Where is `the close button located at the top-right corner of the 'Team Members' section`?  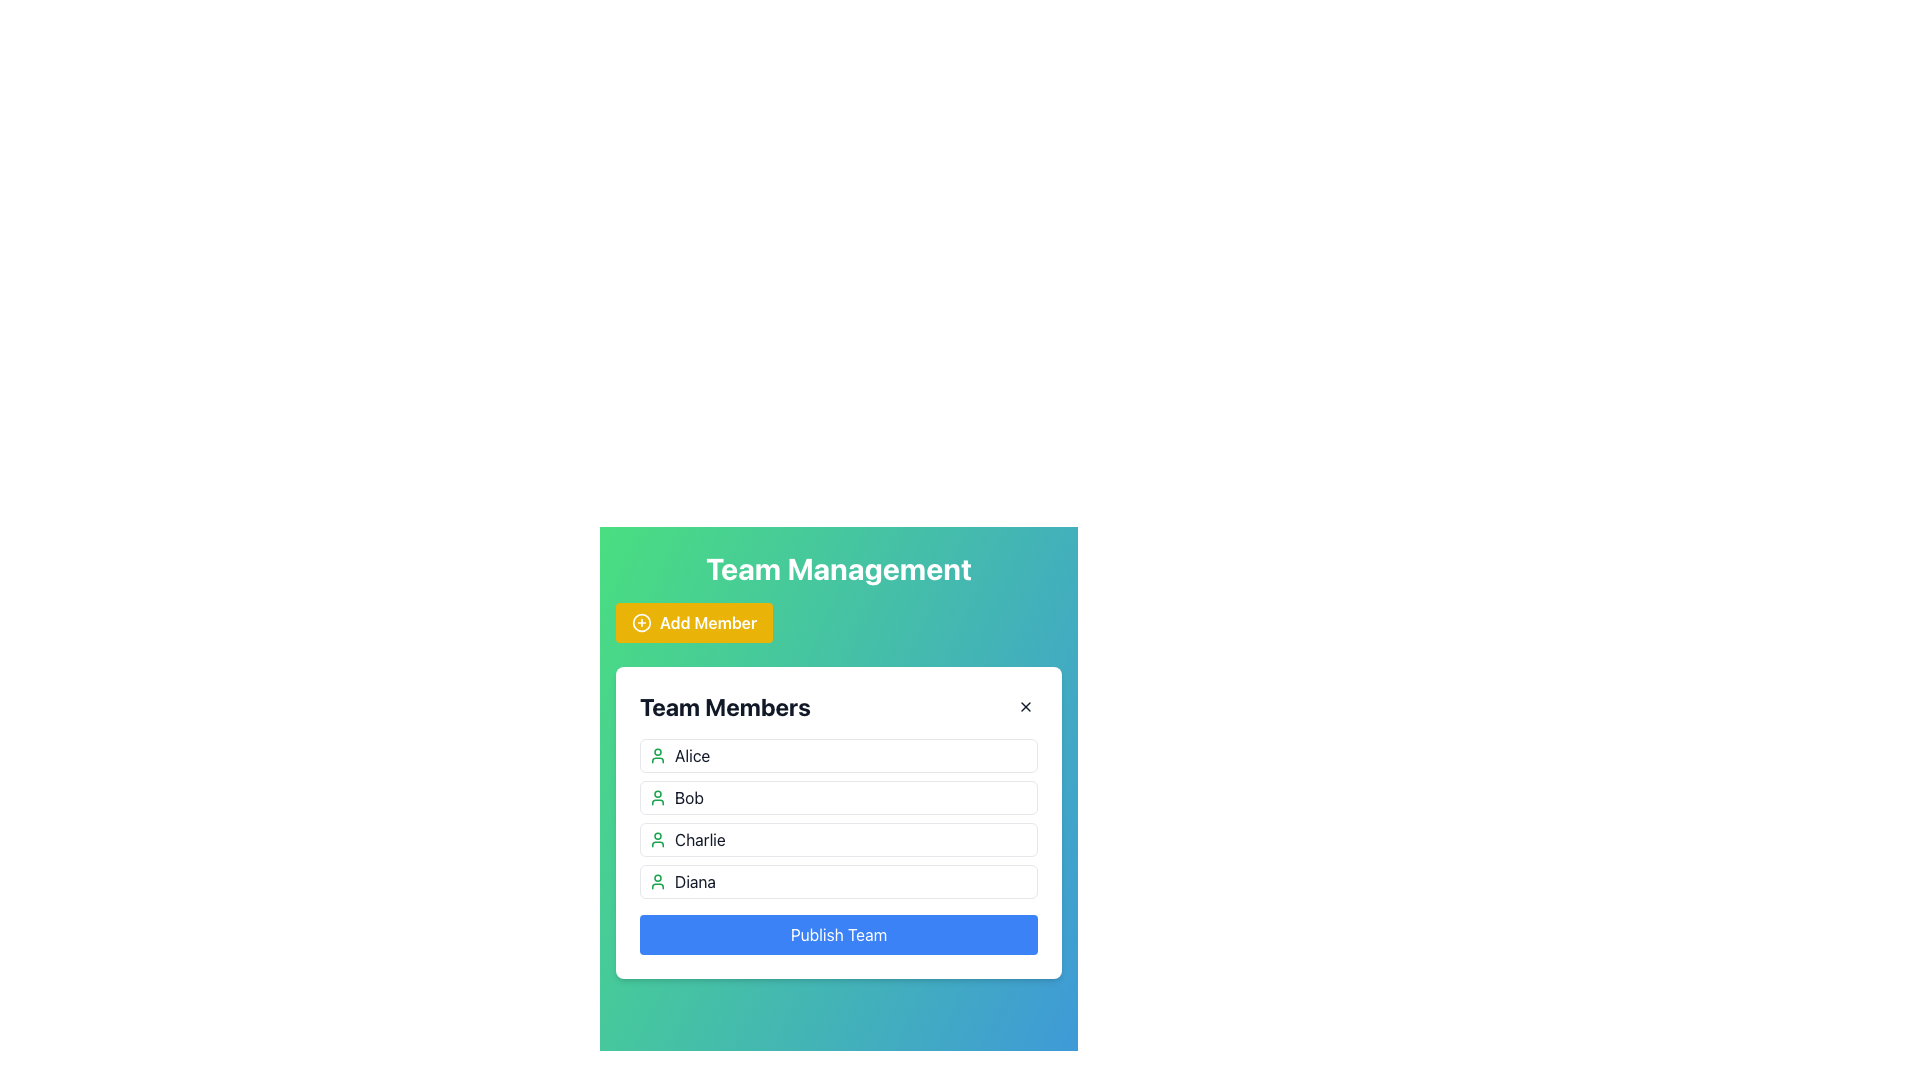 the close button located at the top-right corner of the 'Team Members' section is located at coordinates (1026, 705).